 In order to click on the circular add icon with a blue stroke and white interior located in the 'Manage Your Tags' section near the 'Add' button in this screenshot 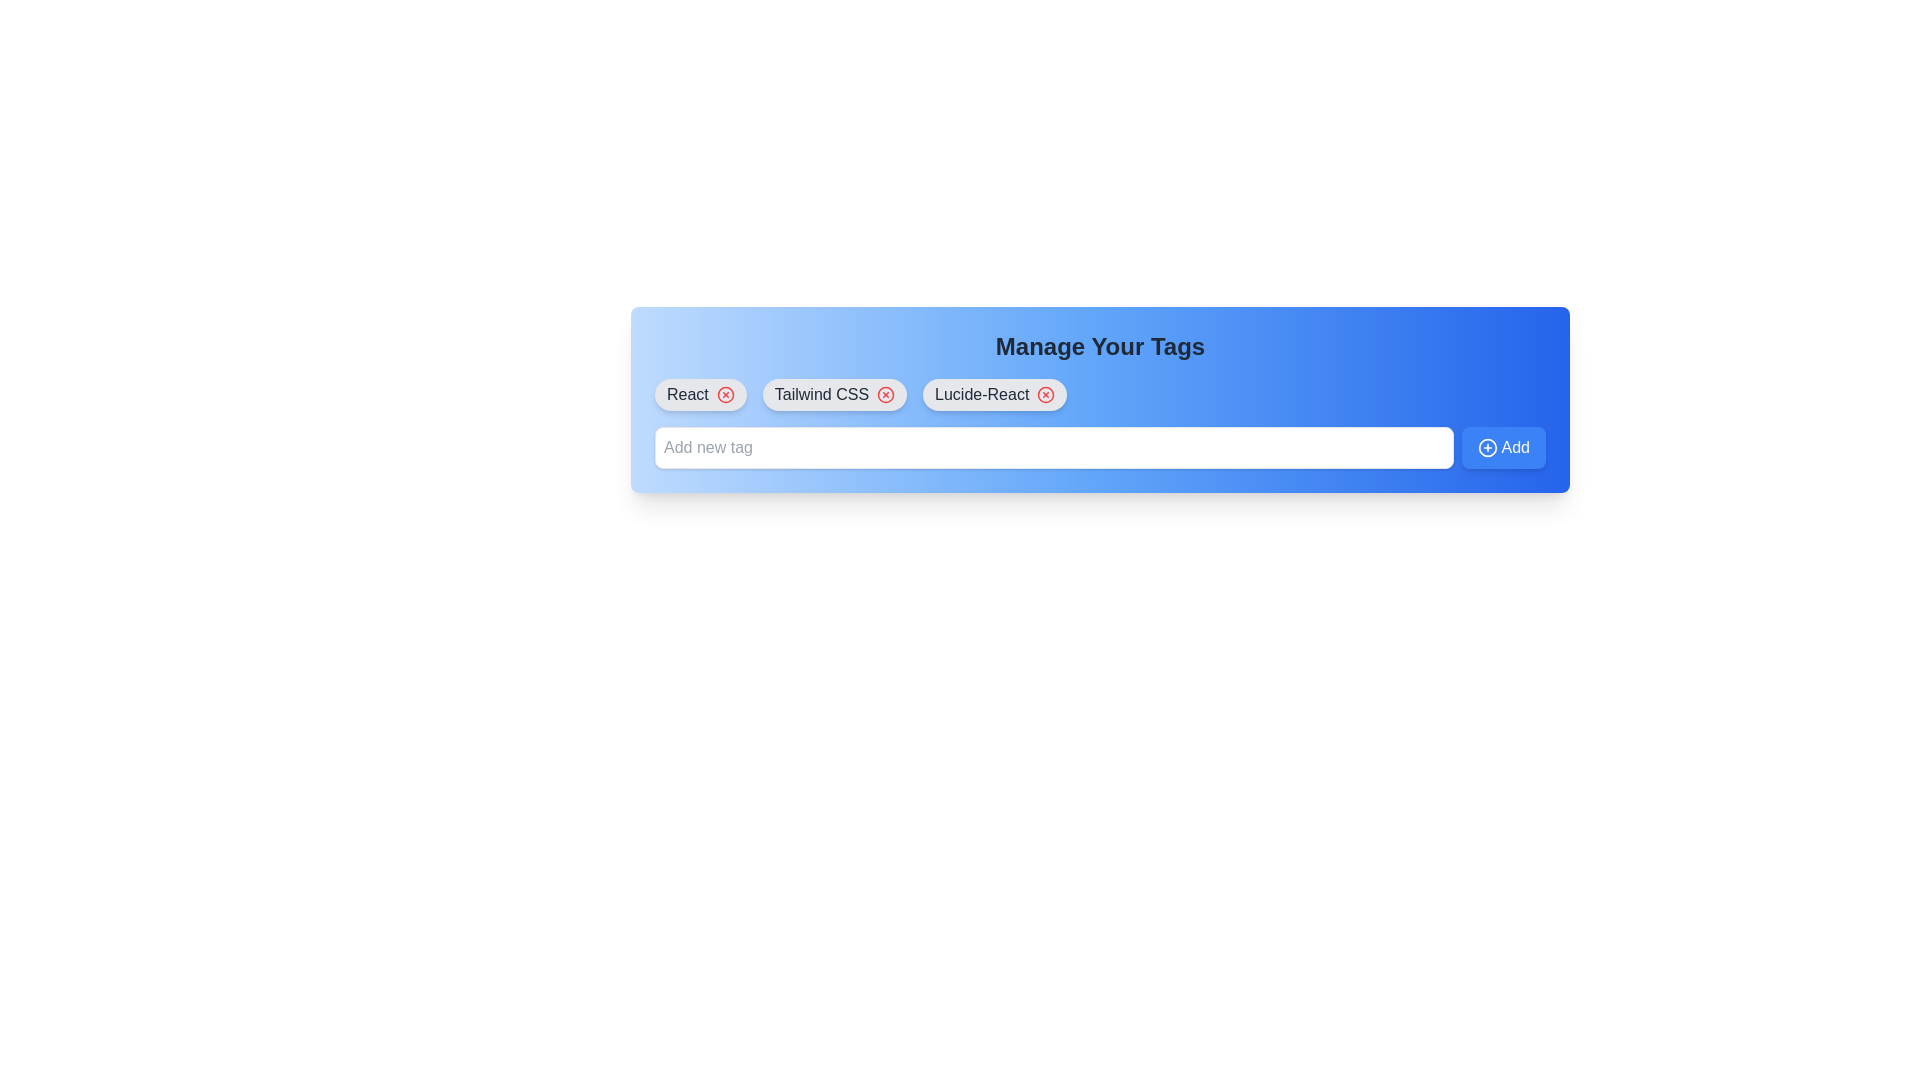, I will do `click(1487, 446)`.